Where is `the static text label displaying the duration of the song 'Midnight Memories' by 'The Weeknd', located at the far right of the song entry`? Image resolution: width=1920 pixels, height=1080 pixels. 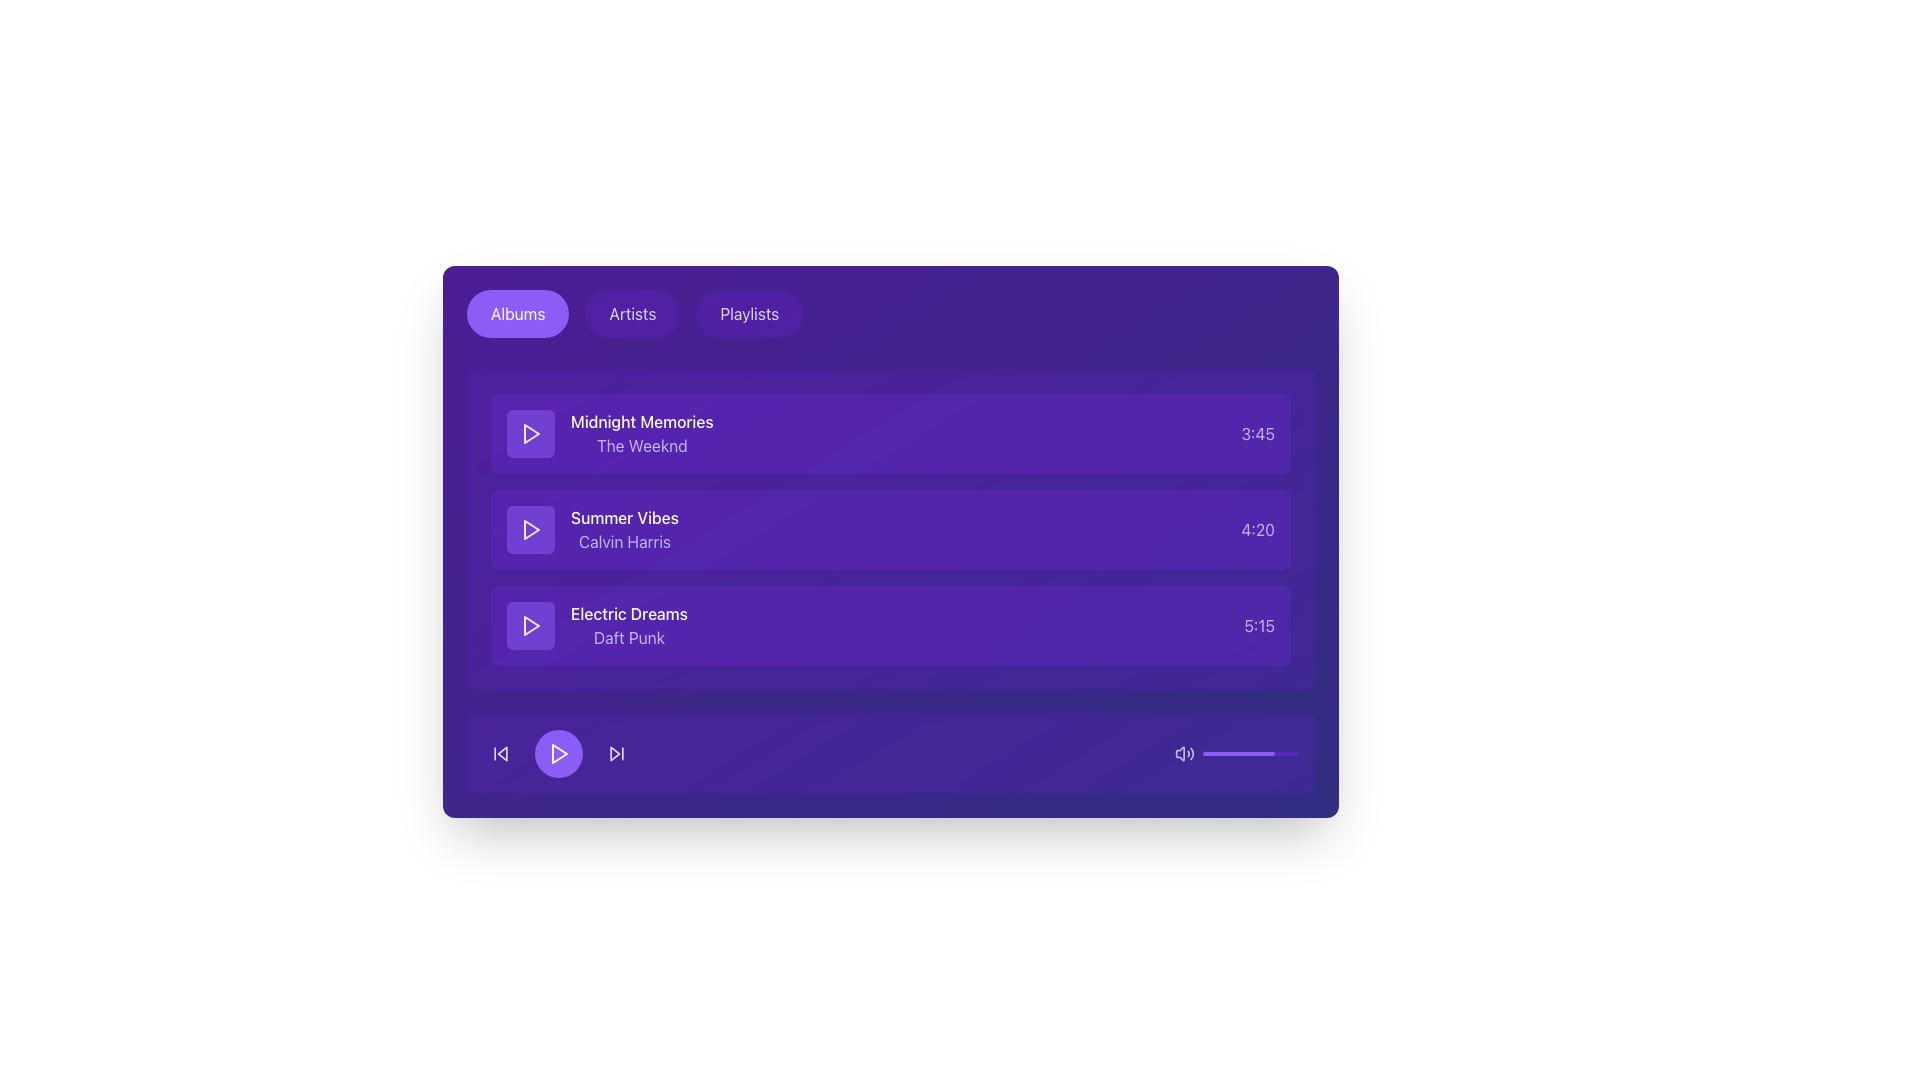
the static text label displaying the duration of the song 'Midnight Memories' by 'The Weeknd', located at the far right of the song entry is located at coordinates (1257, 433).